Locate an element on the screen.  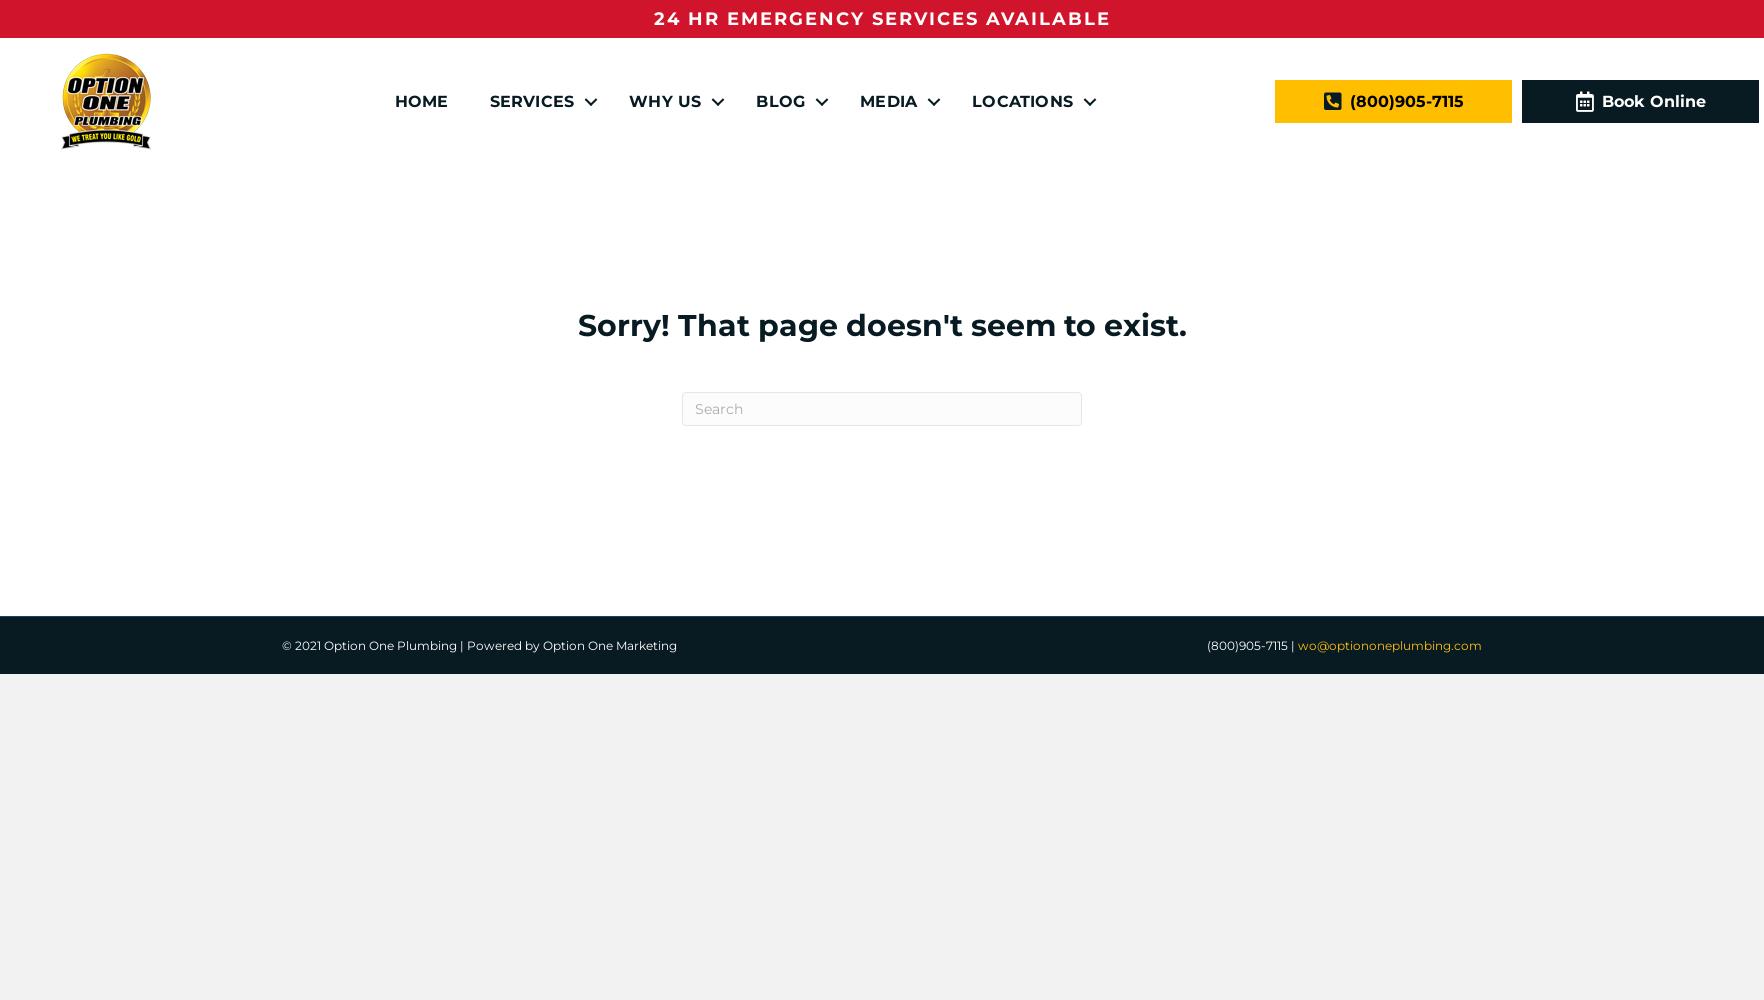
'Book Online' is located at coordinates (1601, 99).